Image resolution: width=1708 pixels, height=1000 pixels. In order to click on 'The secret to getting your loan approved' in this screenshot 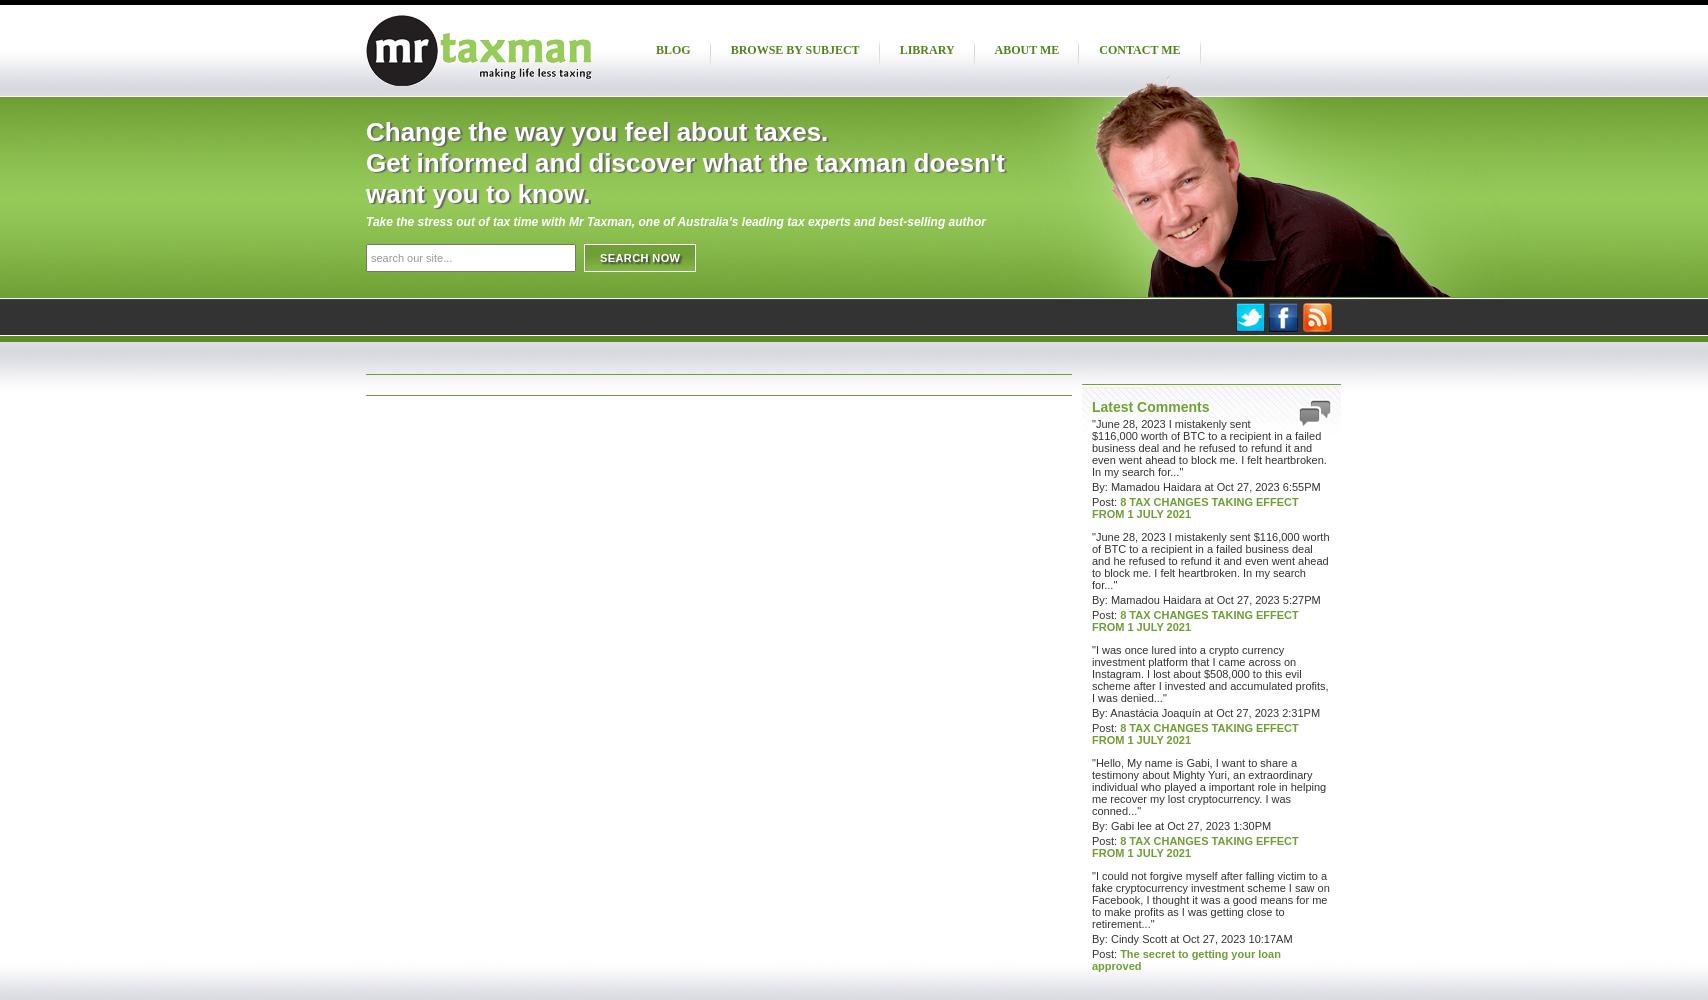, I will do `click(1186, 959)`.